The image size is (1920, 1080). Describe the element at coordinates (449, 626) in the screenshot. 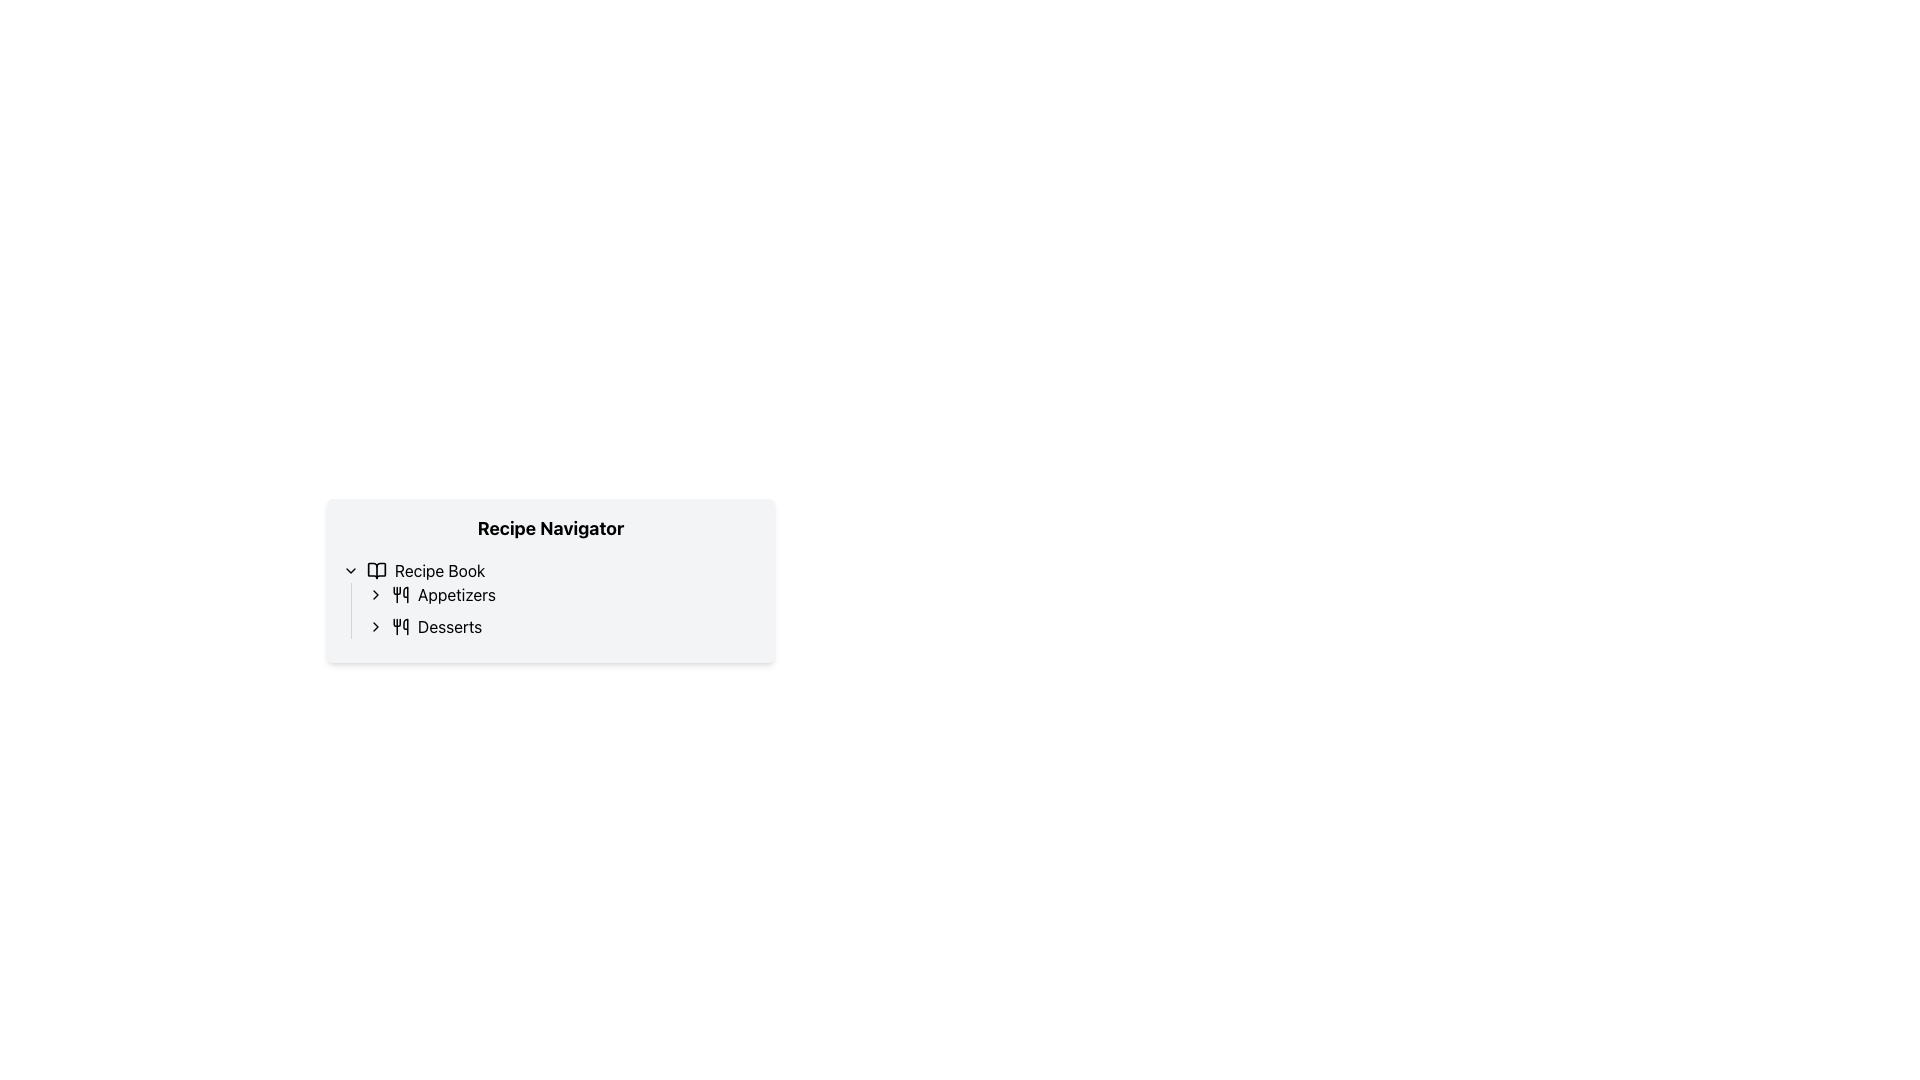

I see `the 'Desserts' text label in the Recipe Navigator section` at that location.